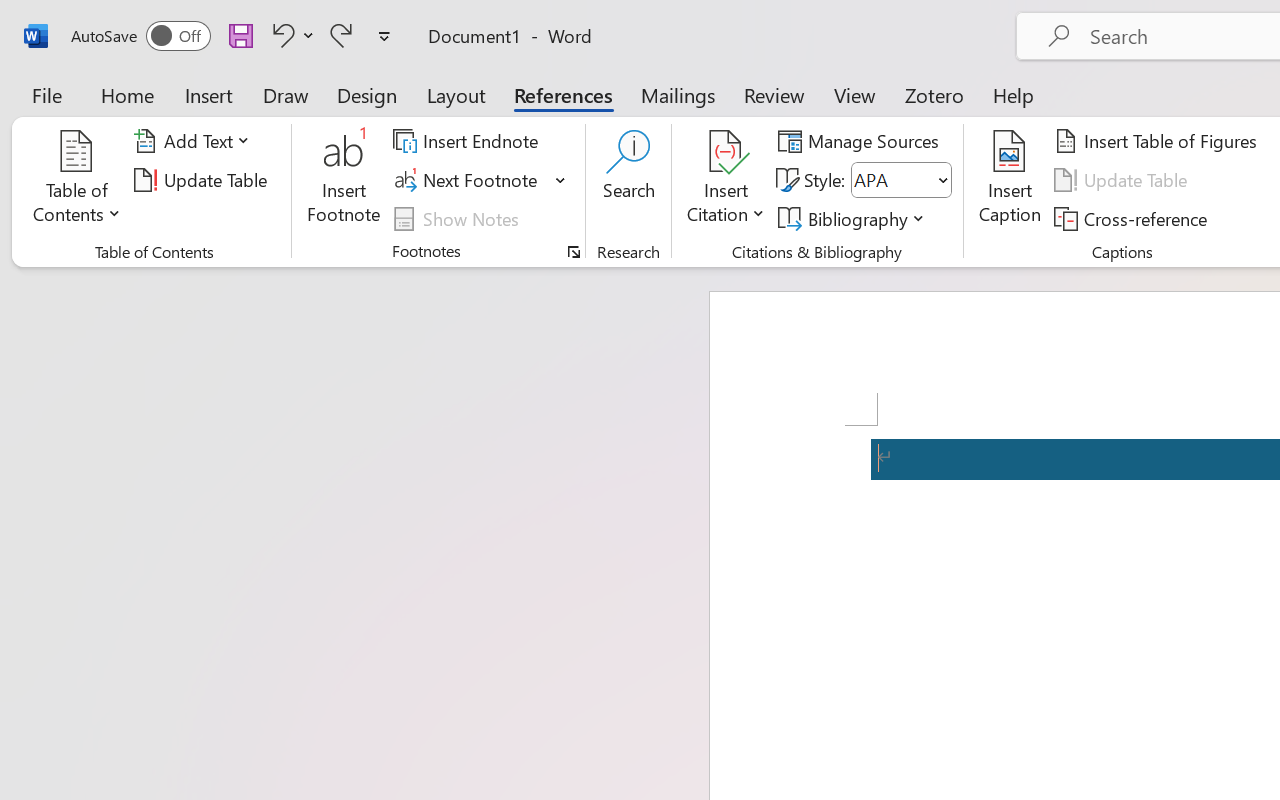  I want to click on 'Undo Apply Quick Style Set', so click(279, 34).